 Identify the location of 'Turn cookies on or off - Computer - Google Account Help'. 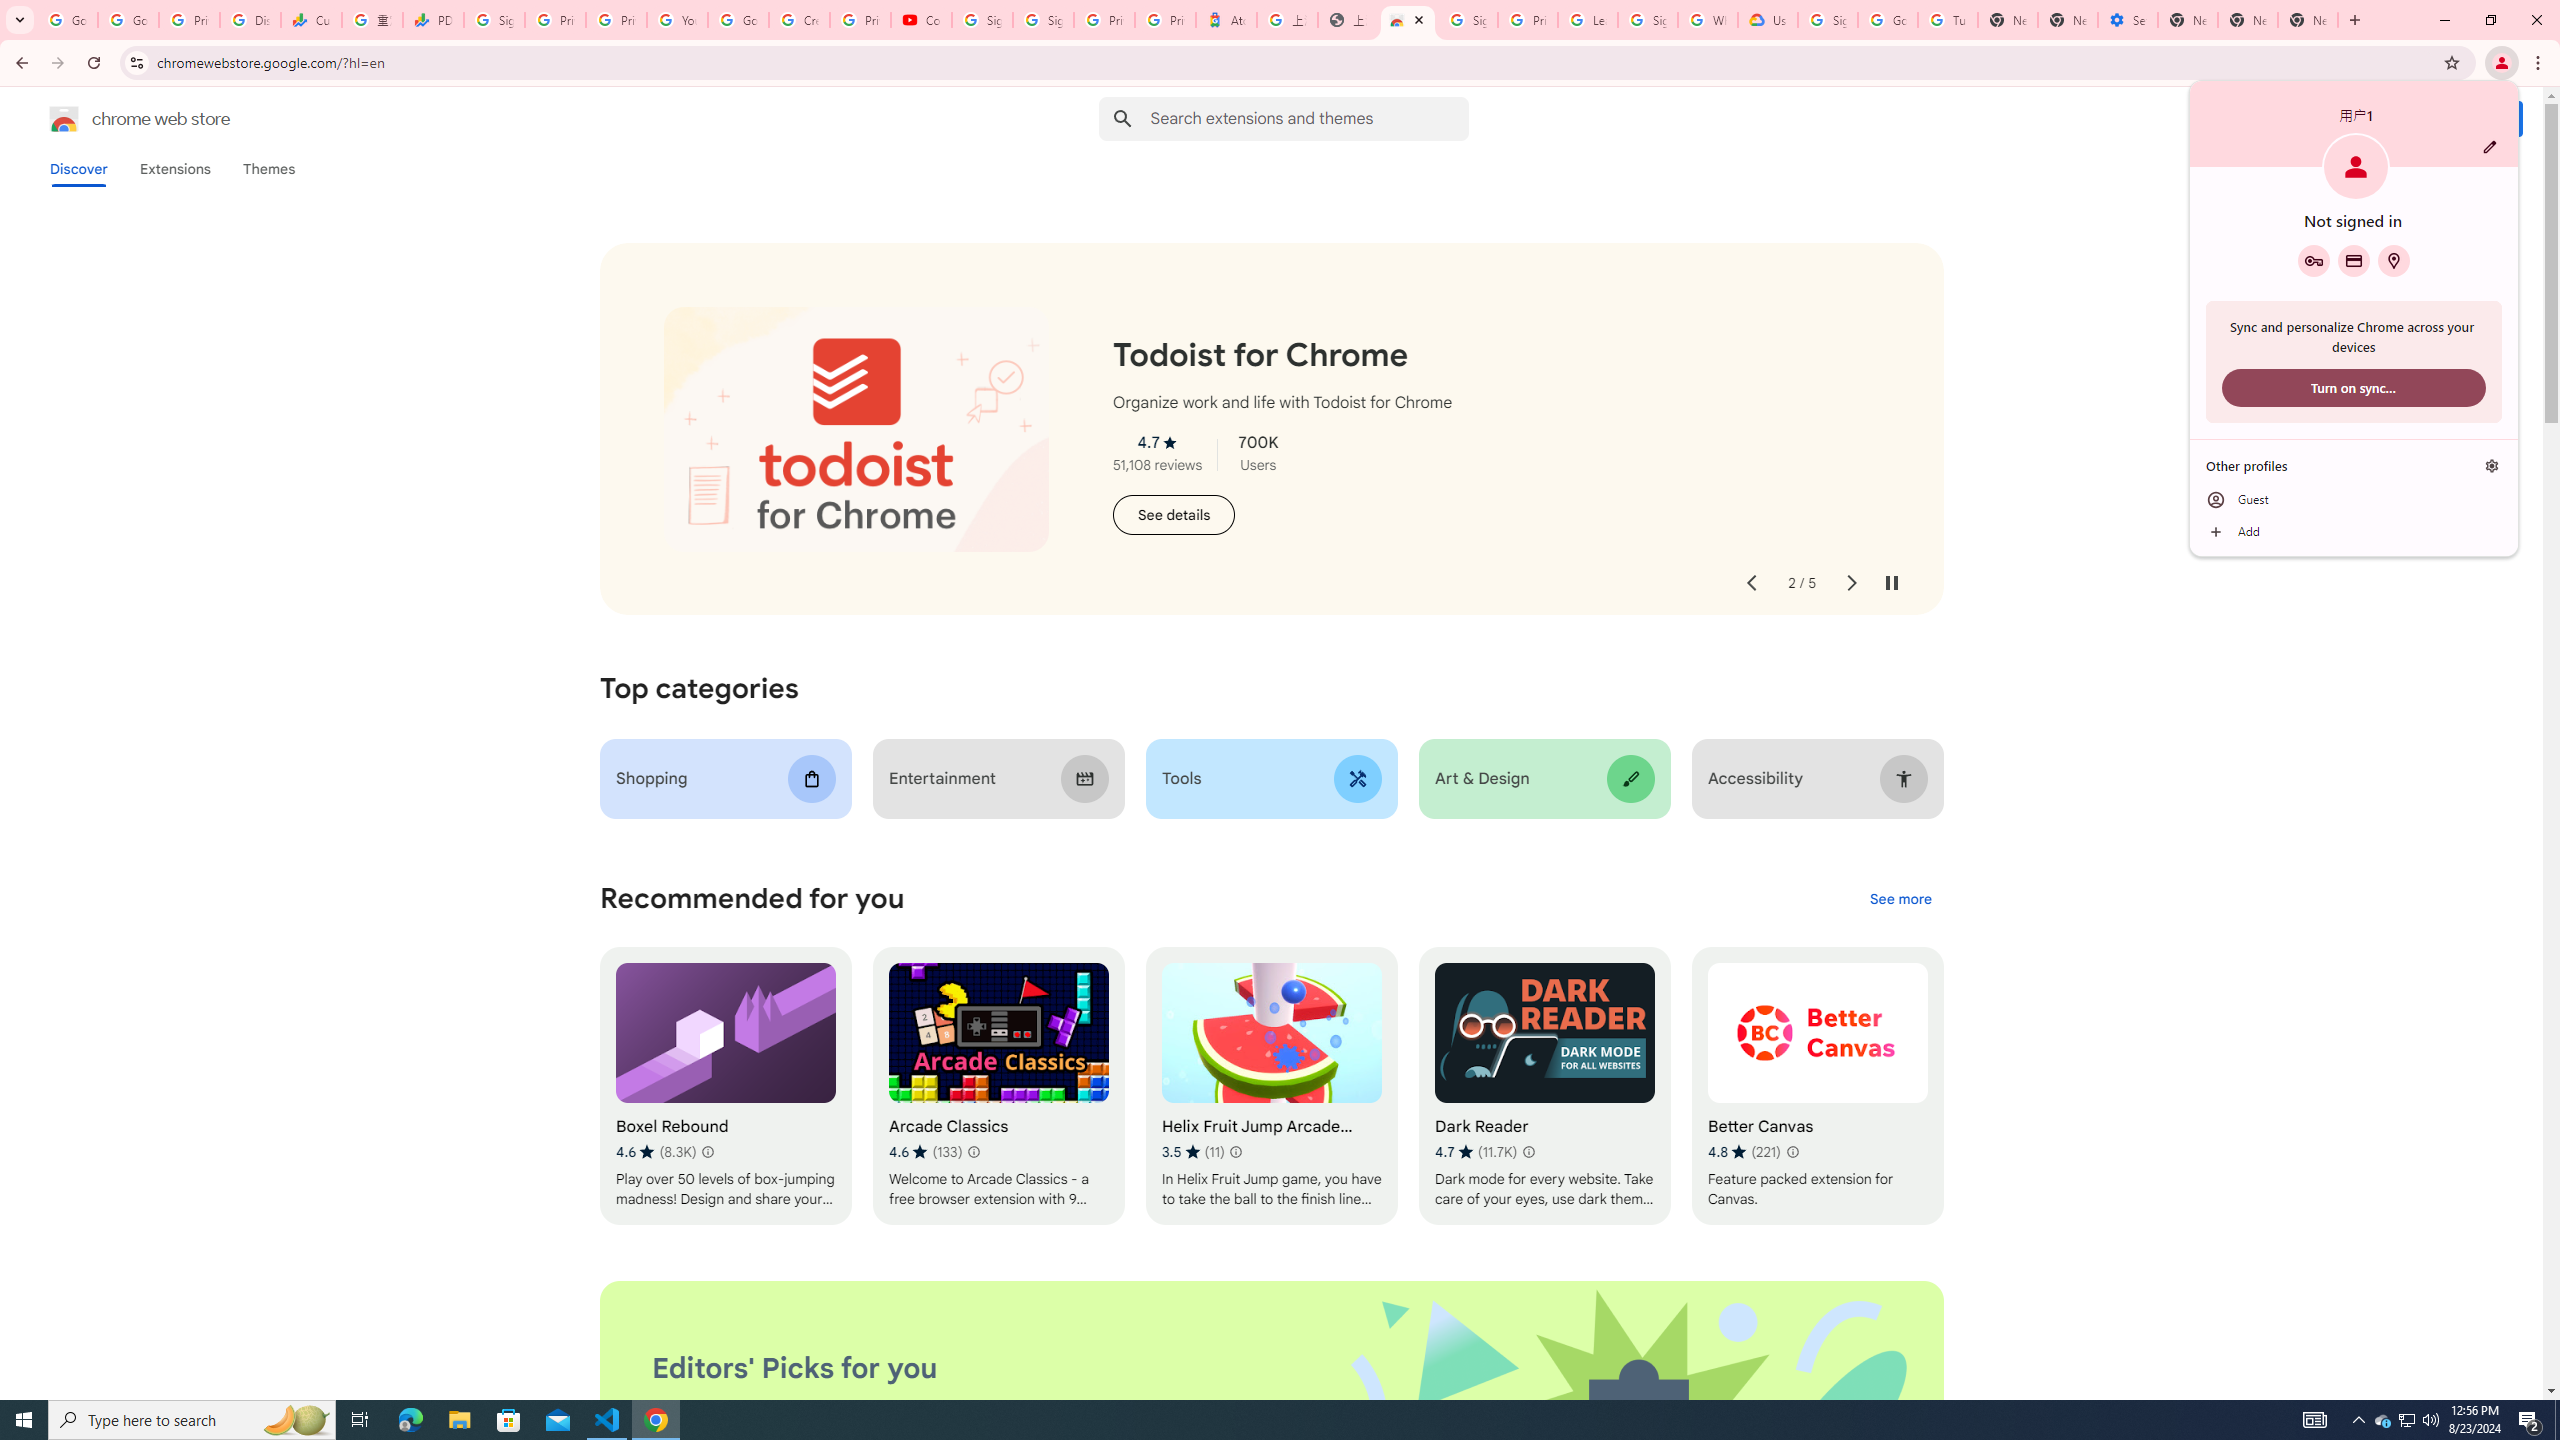
(1948, 19).